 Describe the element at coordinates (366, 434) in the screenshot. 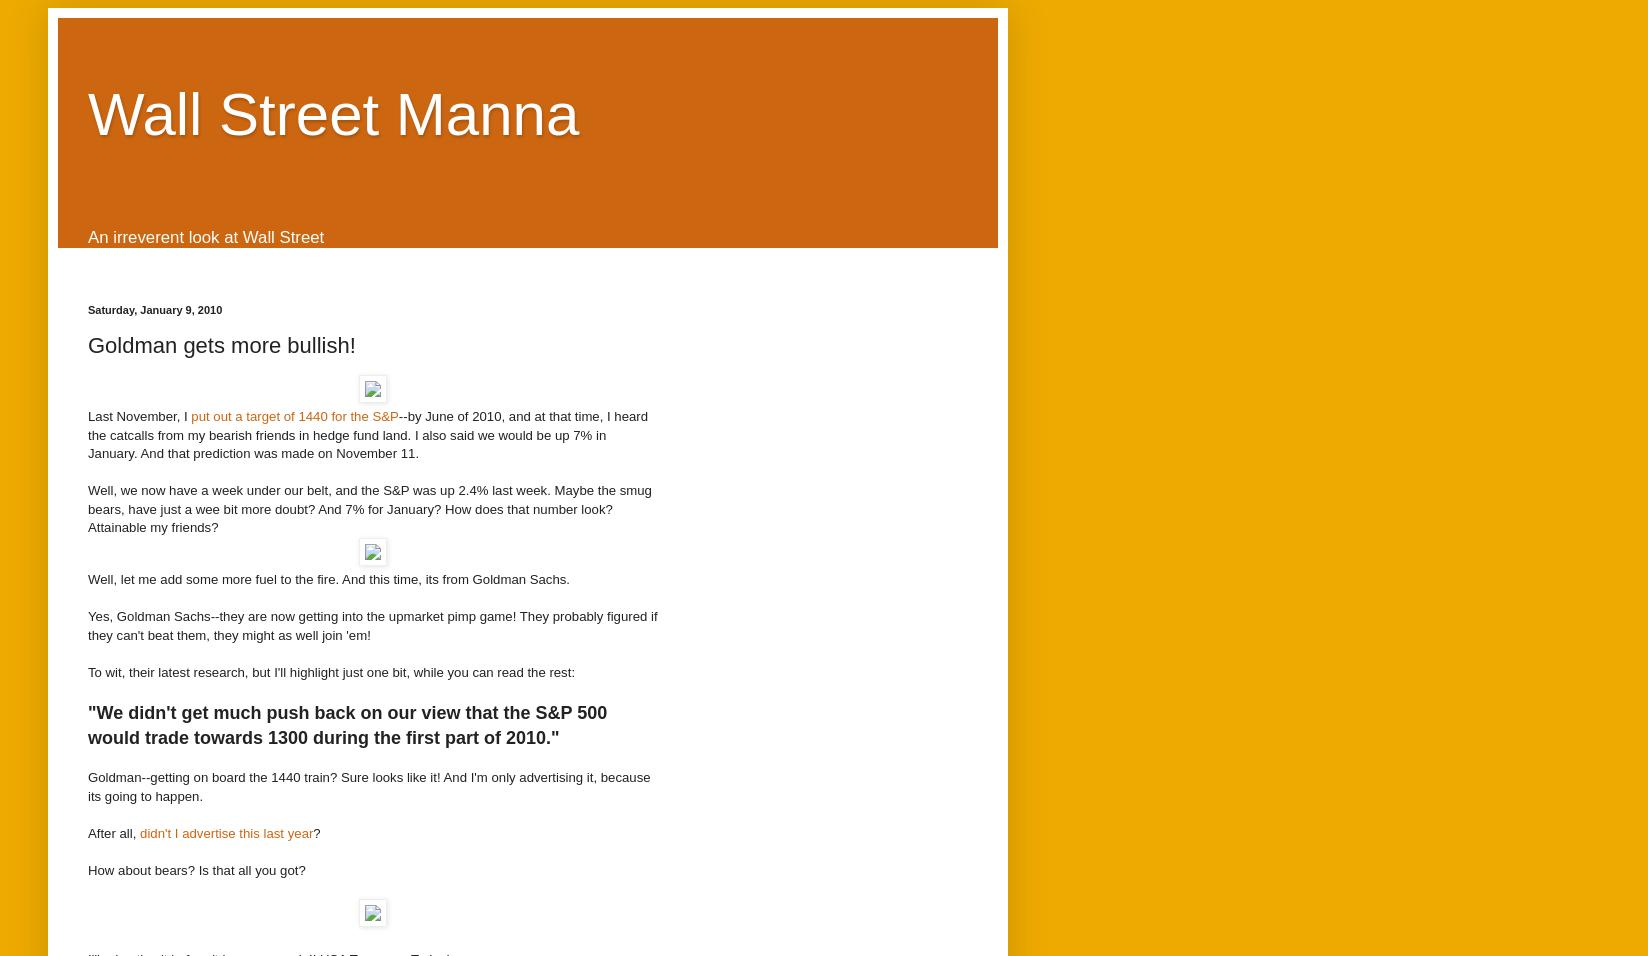

I see `'--by June of 2010, and at that time, I heard the catcalls from my bearish friends in hedge fund land. I also said we would be up 7% in January. And that prediction was made on November 11.'` at that location.